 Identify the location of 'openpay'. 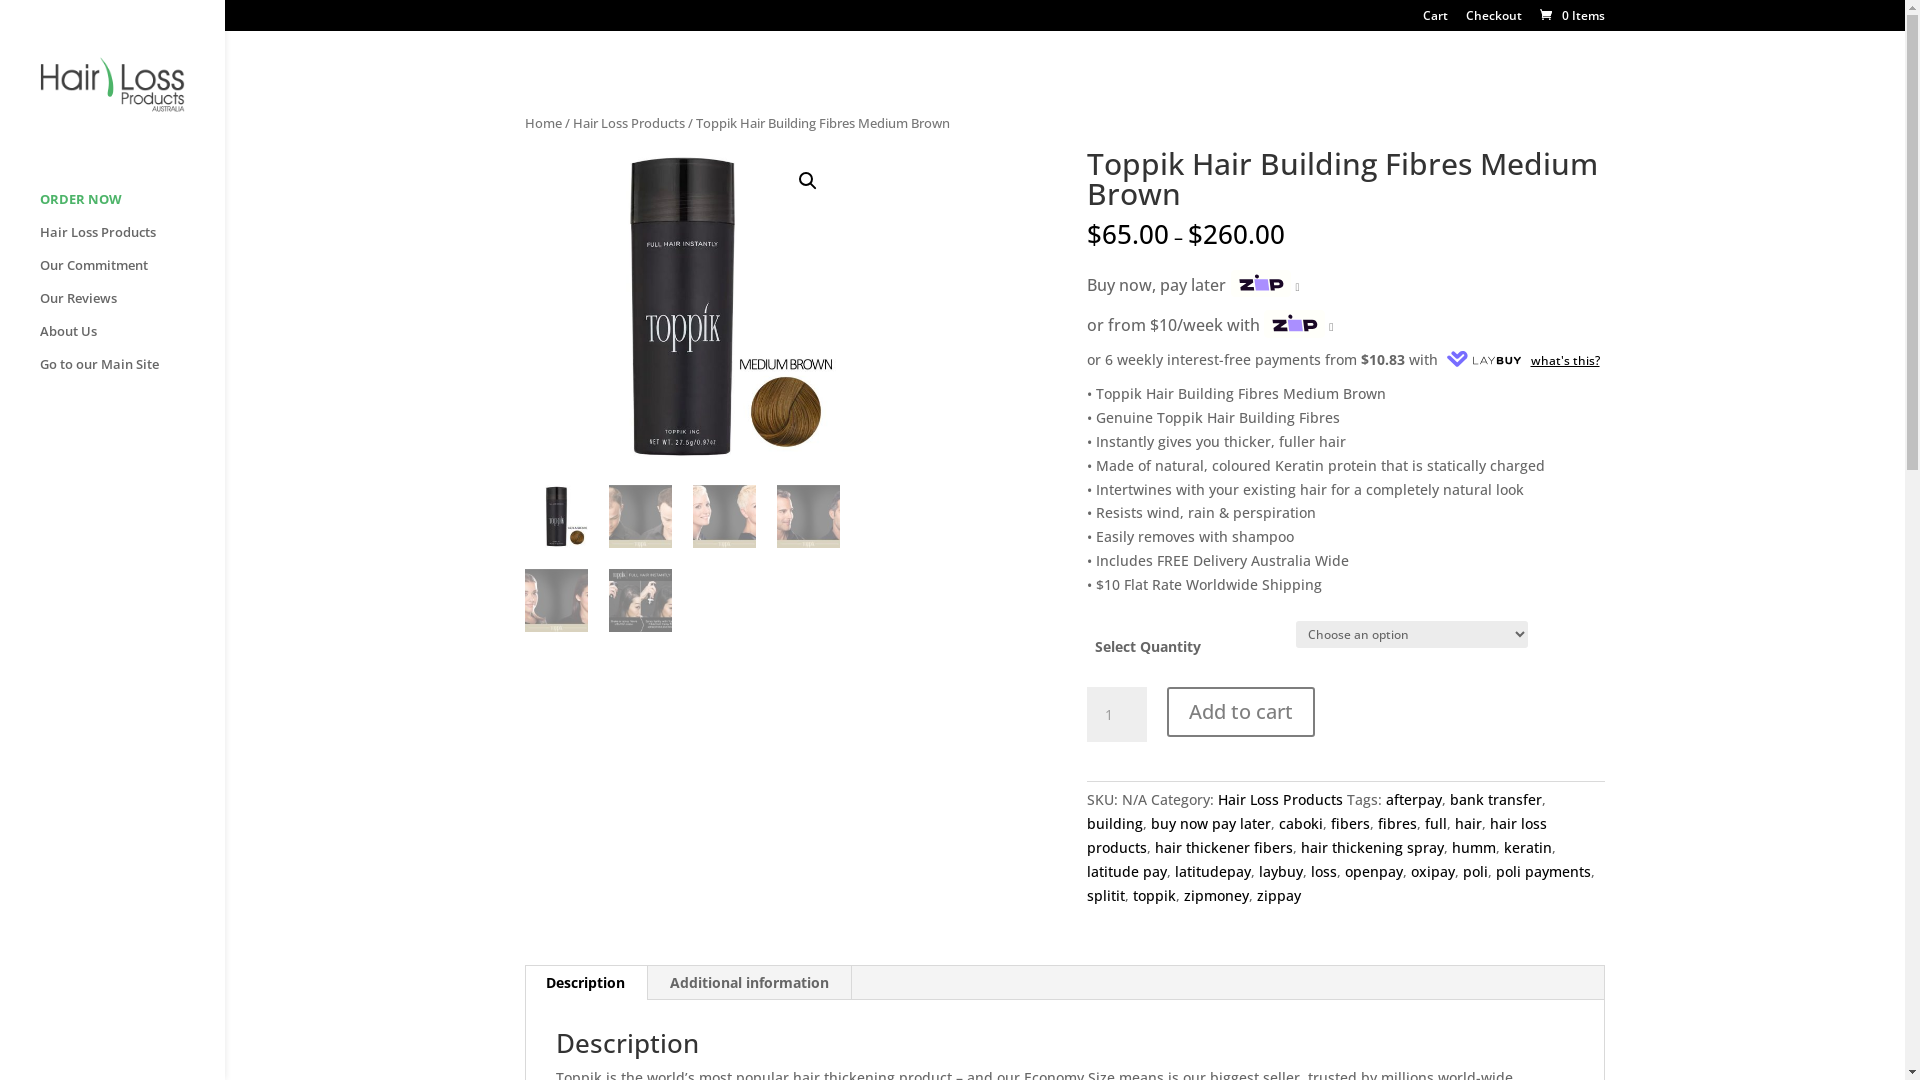
(1372, 870).